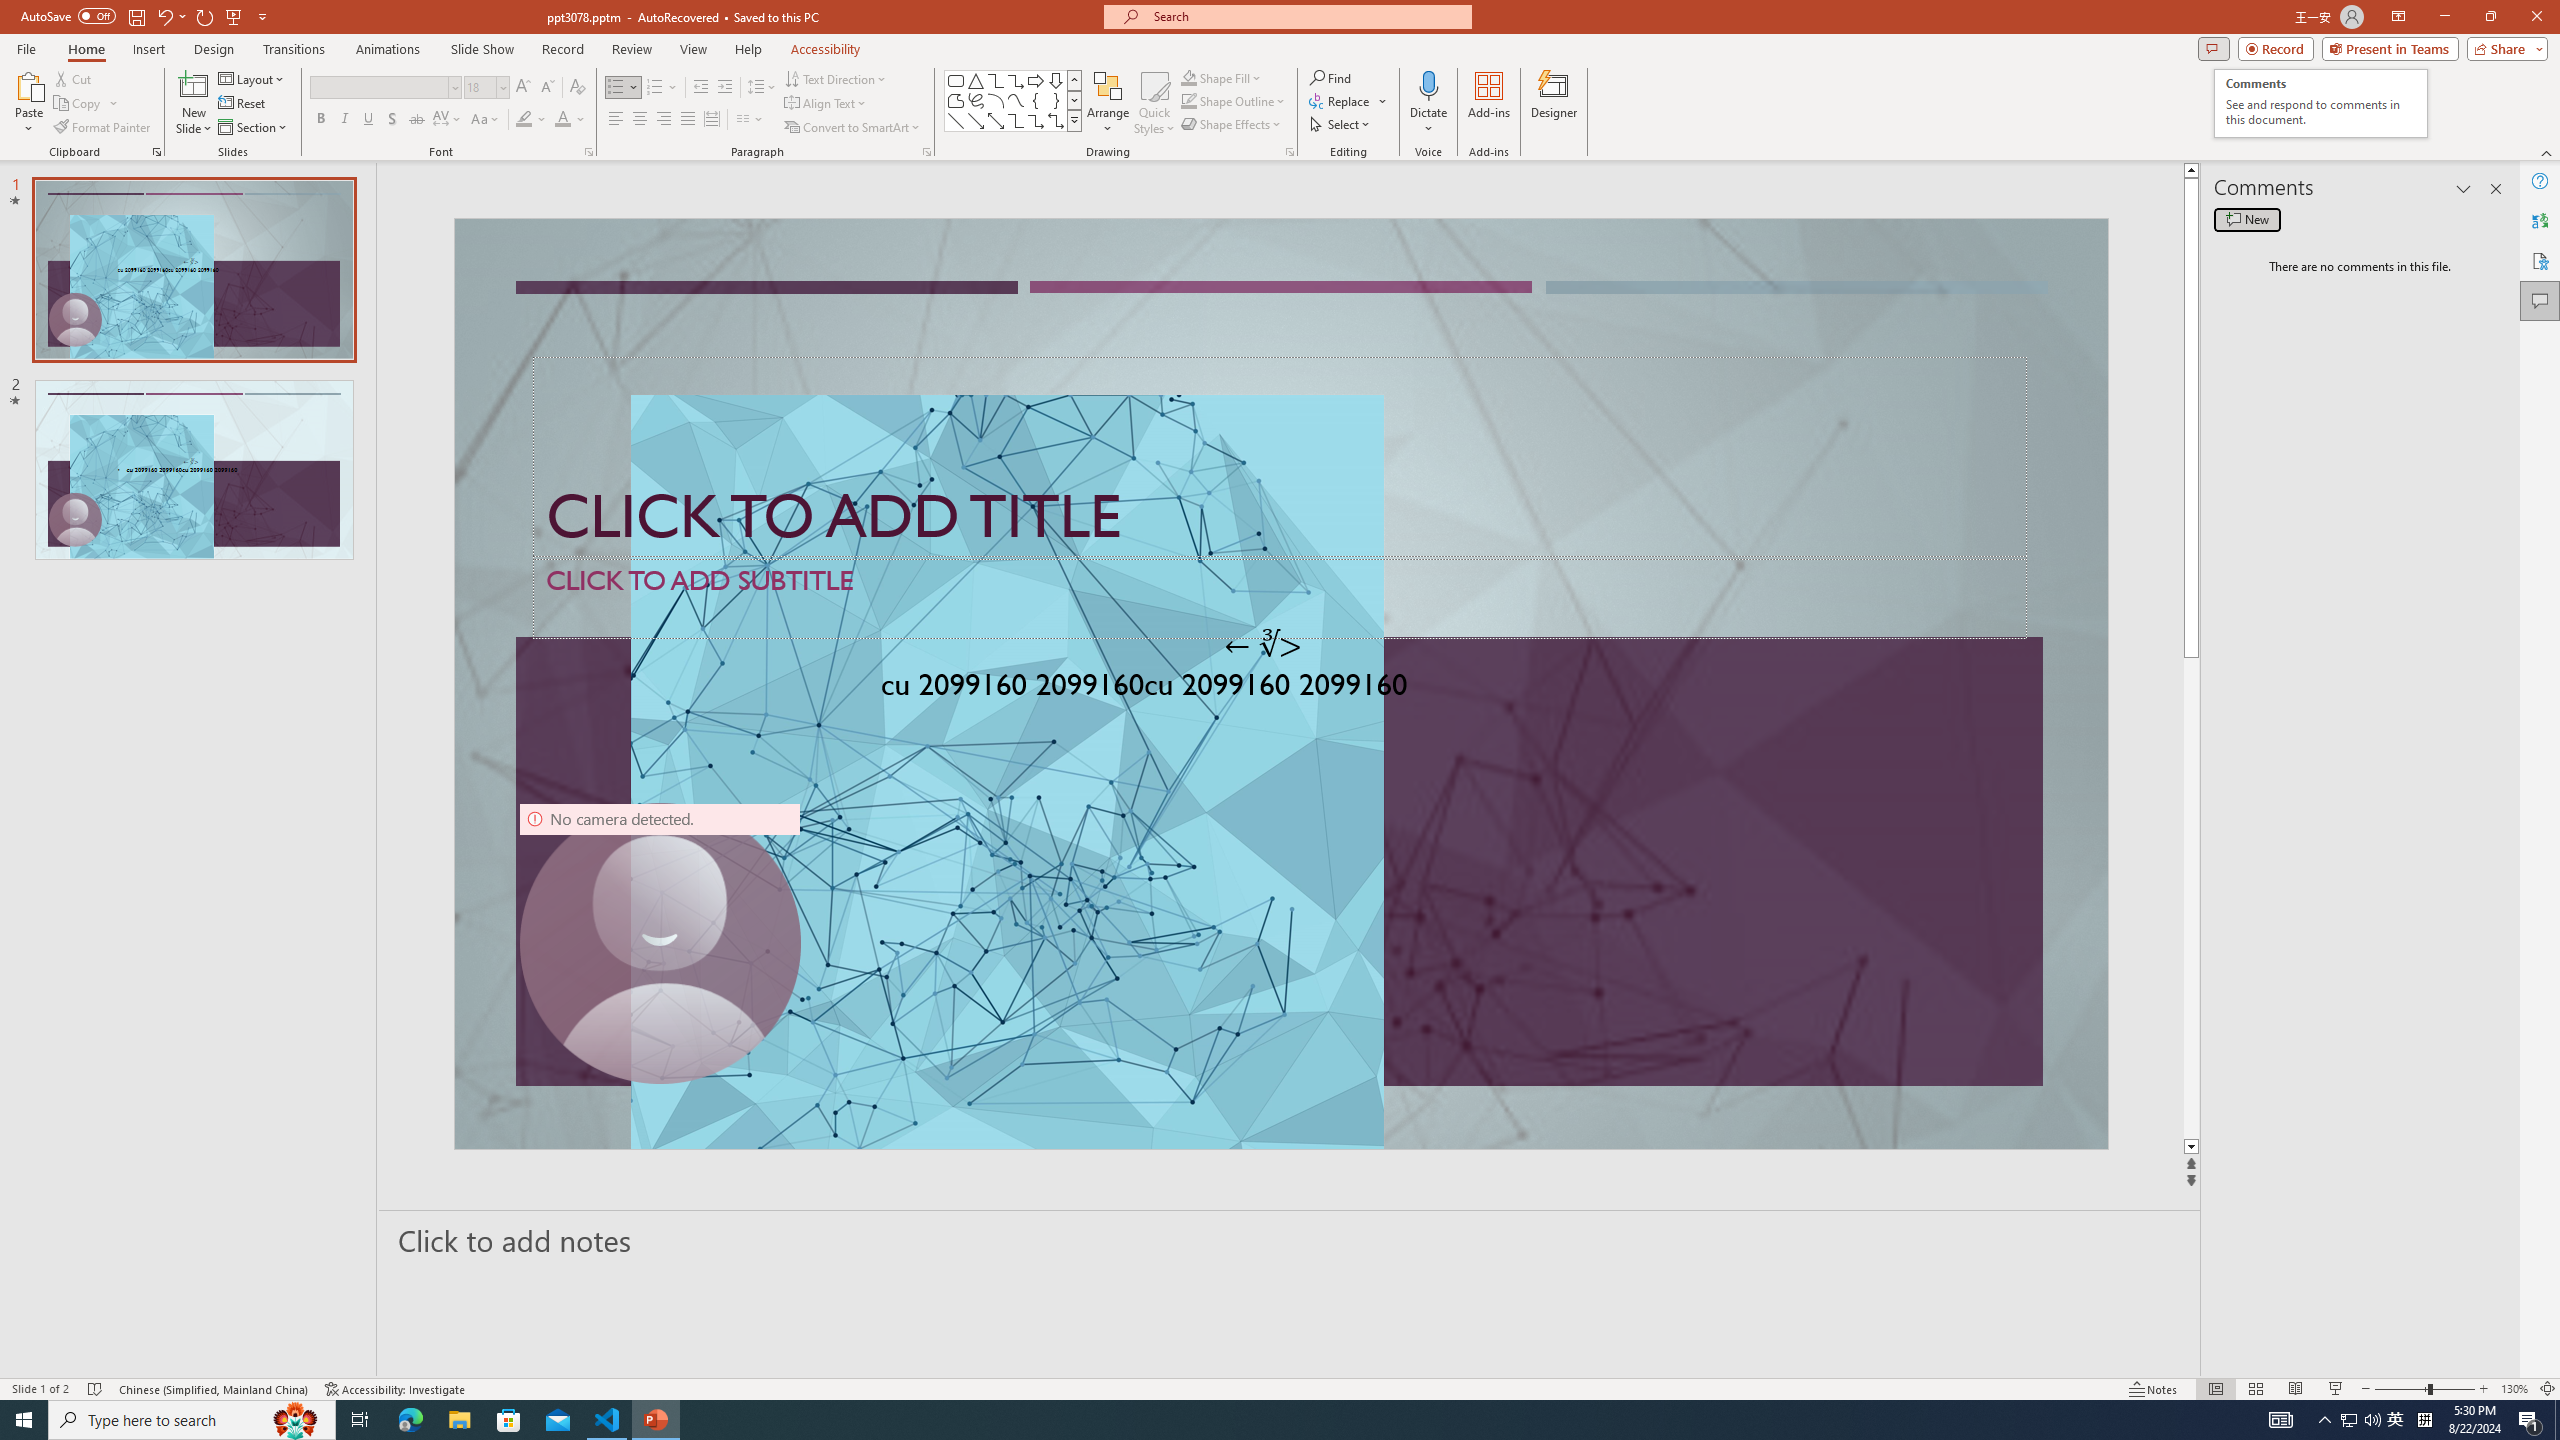 The height and width of the screenshot is (1440, 2560). Describe the element at coordinates (1280, 683) in the screenshot. I see `'An abstract genetic concept'` at that location.